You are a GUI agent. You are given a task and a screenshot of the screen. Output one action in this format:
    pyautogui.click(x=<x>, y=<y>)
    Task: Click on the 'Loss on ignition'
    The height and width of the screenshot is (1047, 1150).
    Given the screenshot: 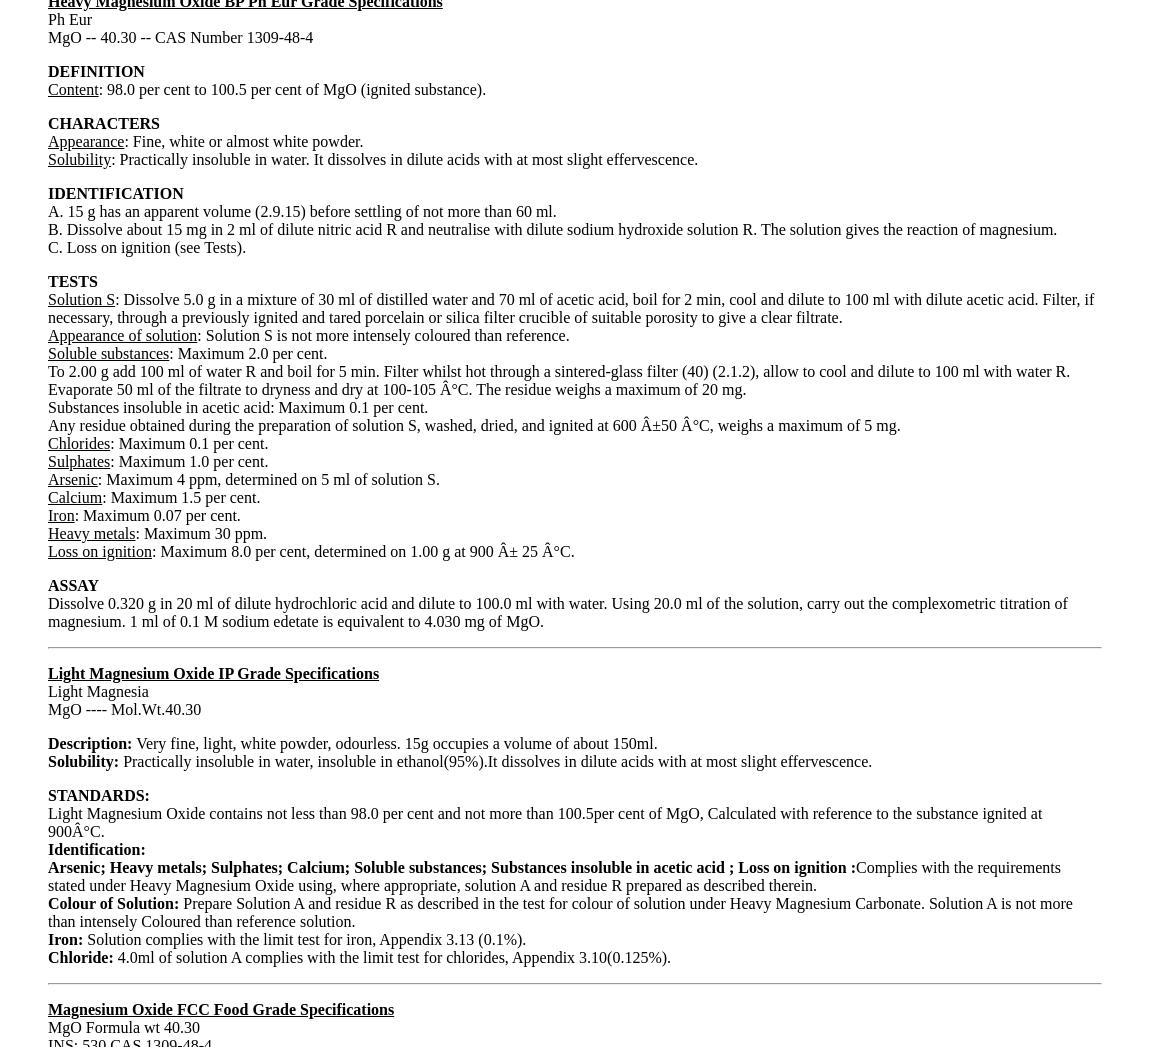 What is the action you would take?
    pyautogui.click(x=99, y=550)
    